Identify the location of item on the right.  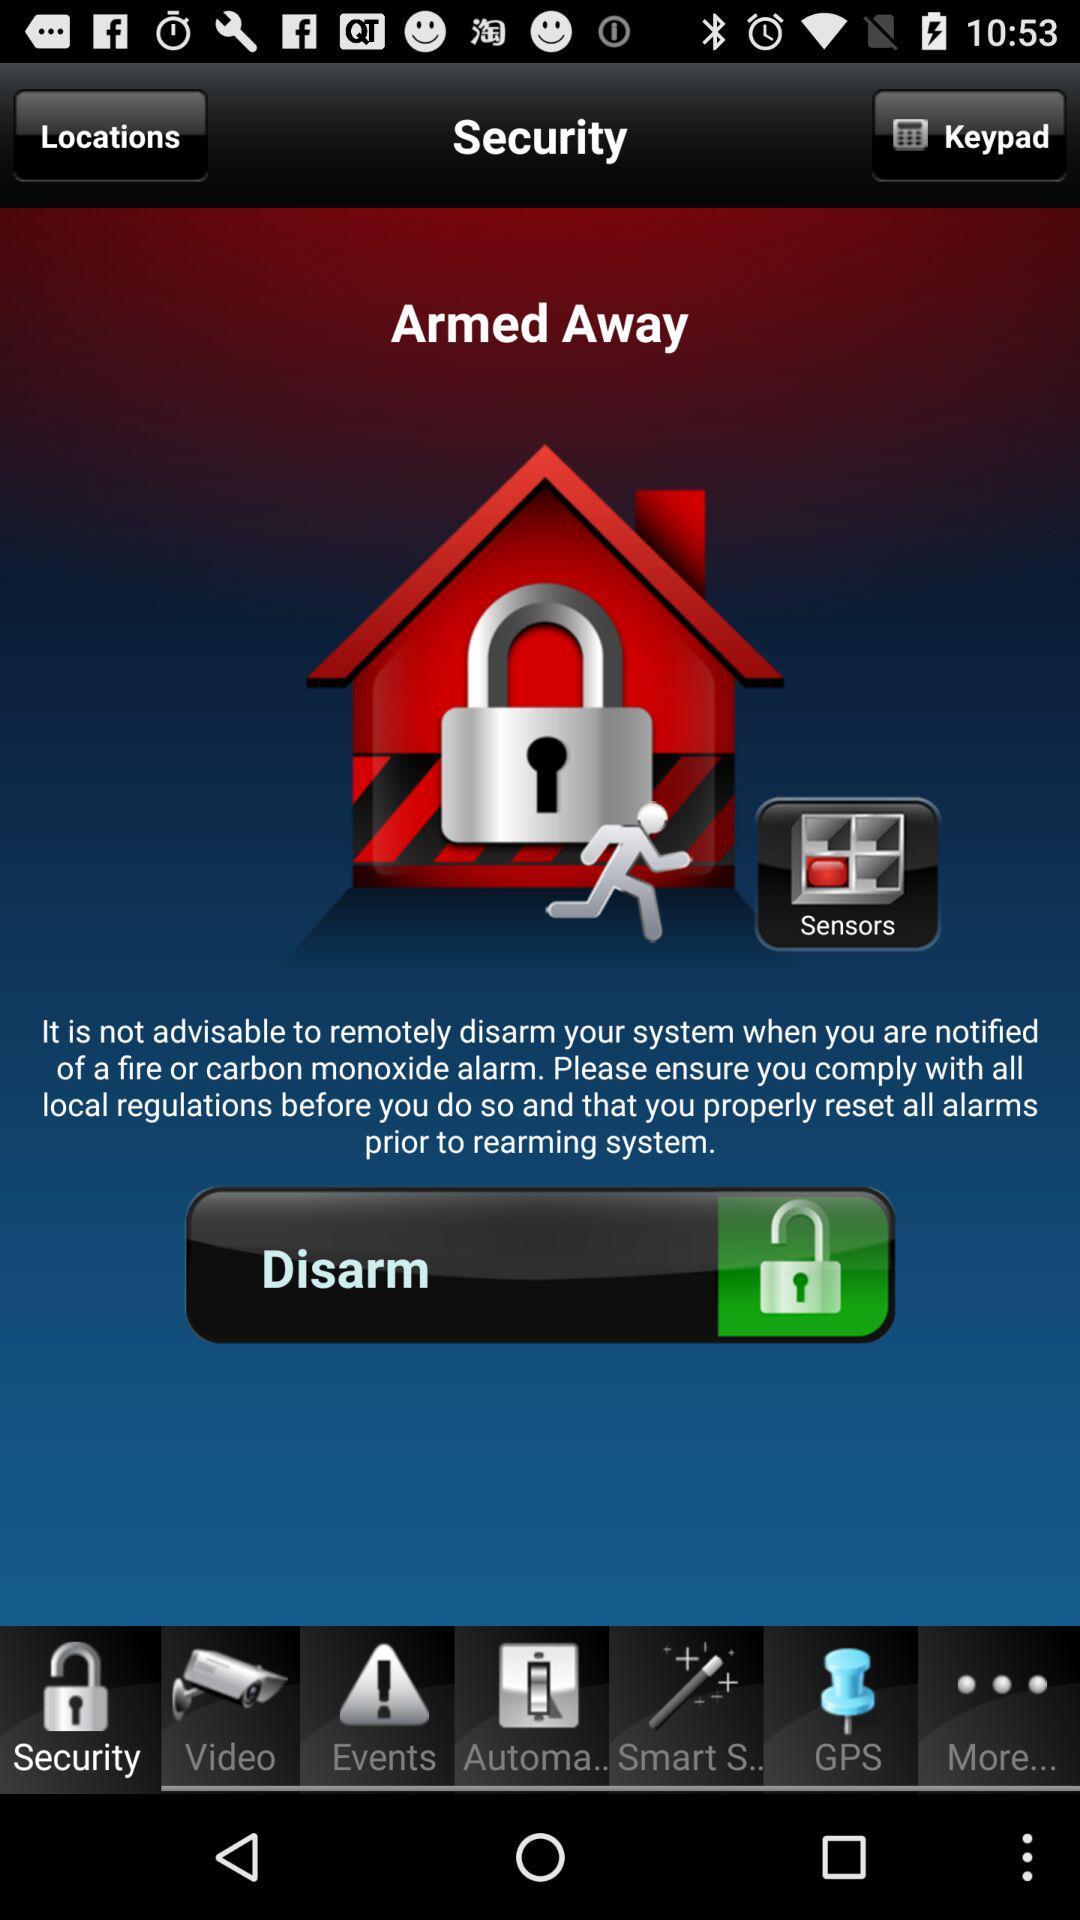
(847, 874).